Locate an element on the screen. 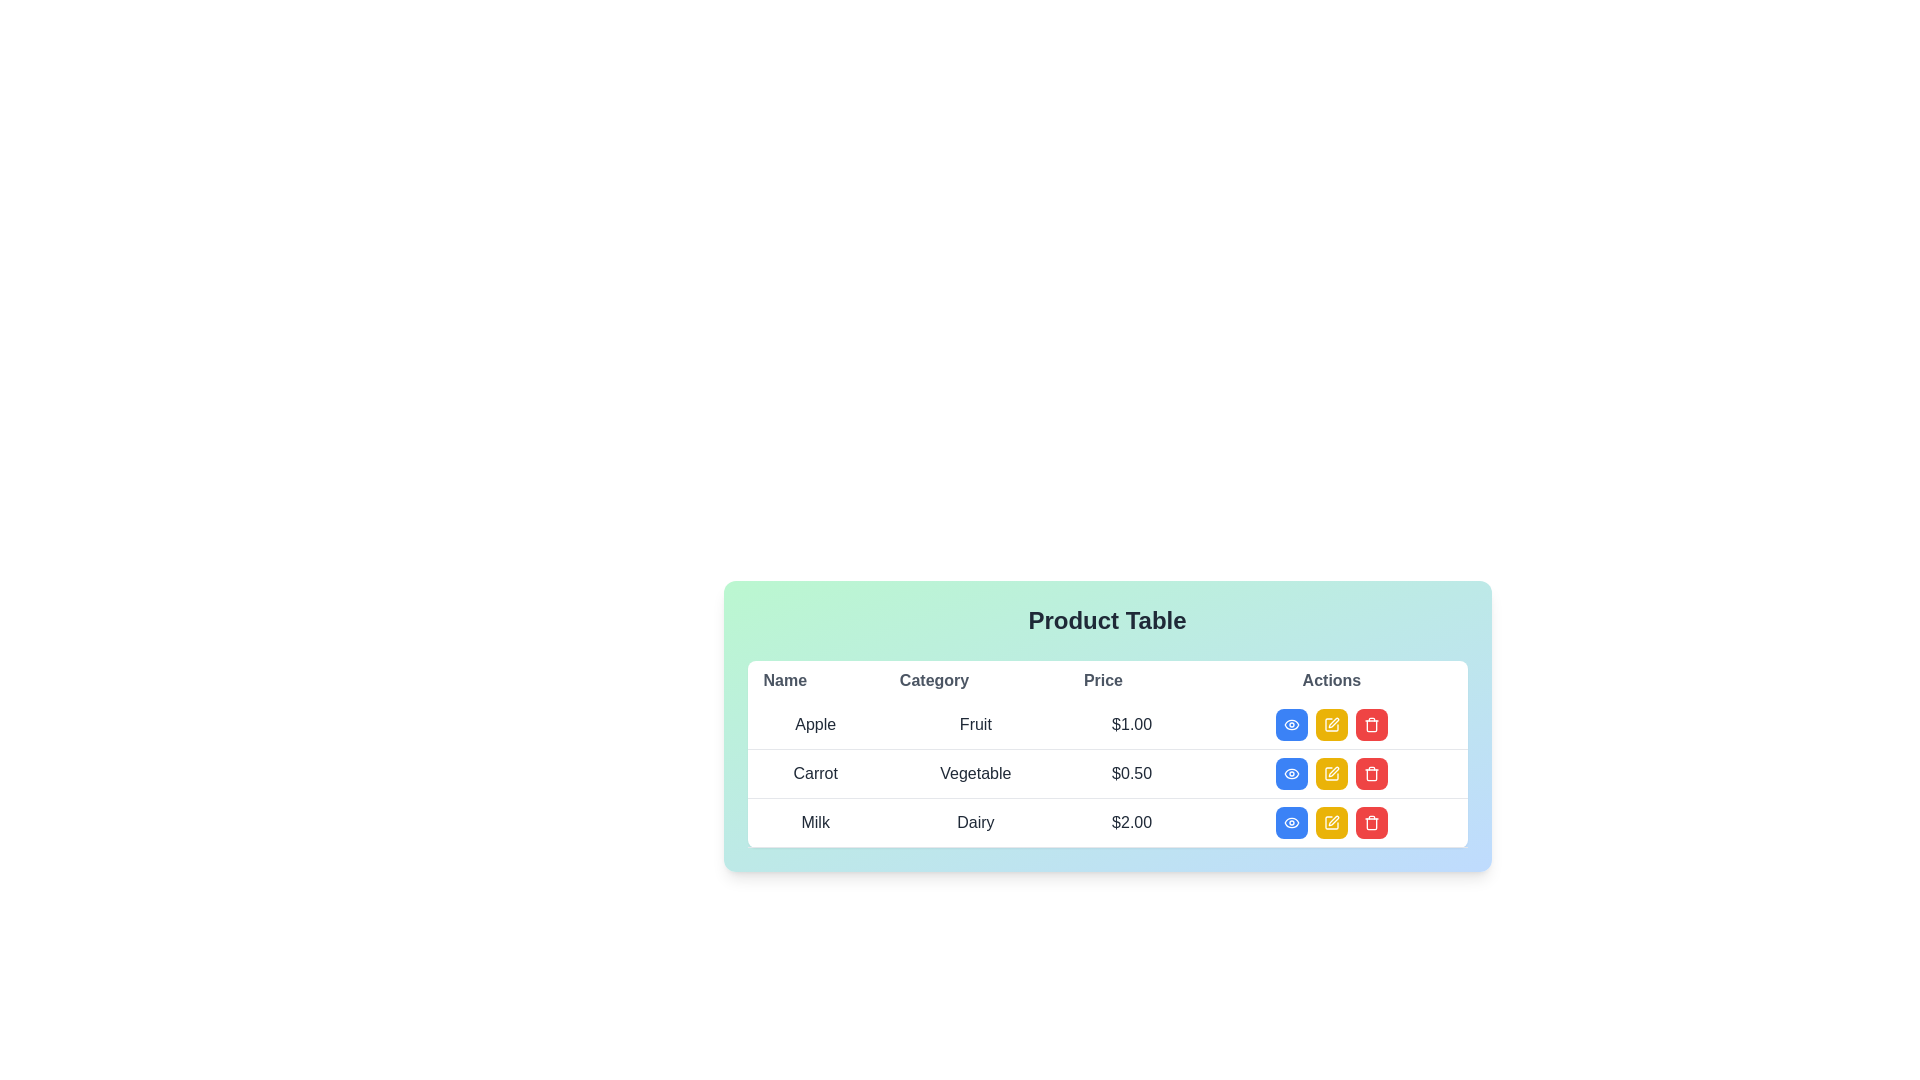 The height and width of the screenshot is (1080, 1920). the minimalistic square icon with rounded corners located in the top-right corner of the 'Actions' column for the 'Milk' dairy entry is located at coordinates (1331, 822).